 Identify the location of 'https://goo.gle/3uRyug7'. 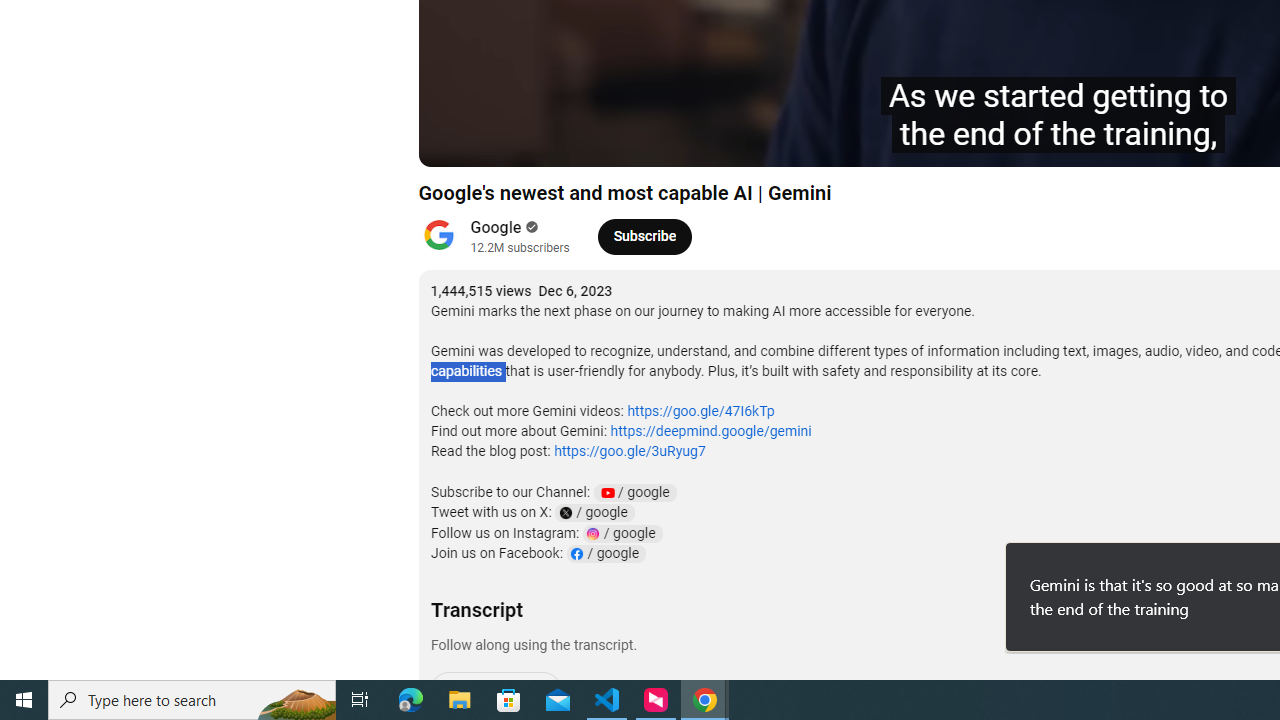
(628, 451).